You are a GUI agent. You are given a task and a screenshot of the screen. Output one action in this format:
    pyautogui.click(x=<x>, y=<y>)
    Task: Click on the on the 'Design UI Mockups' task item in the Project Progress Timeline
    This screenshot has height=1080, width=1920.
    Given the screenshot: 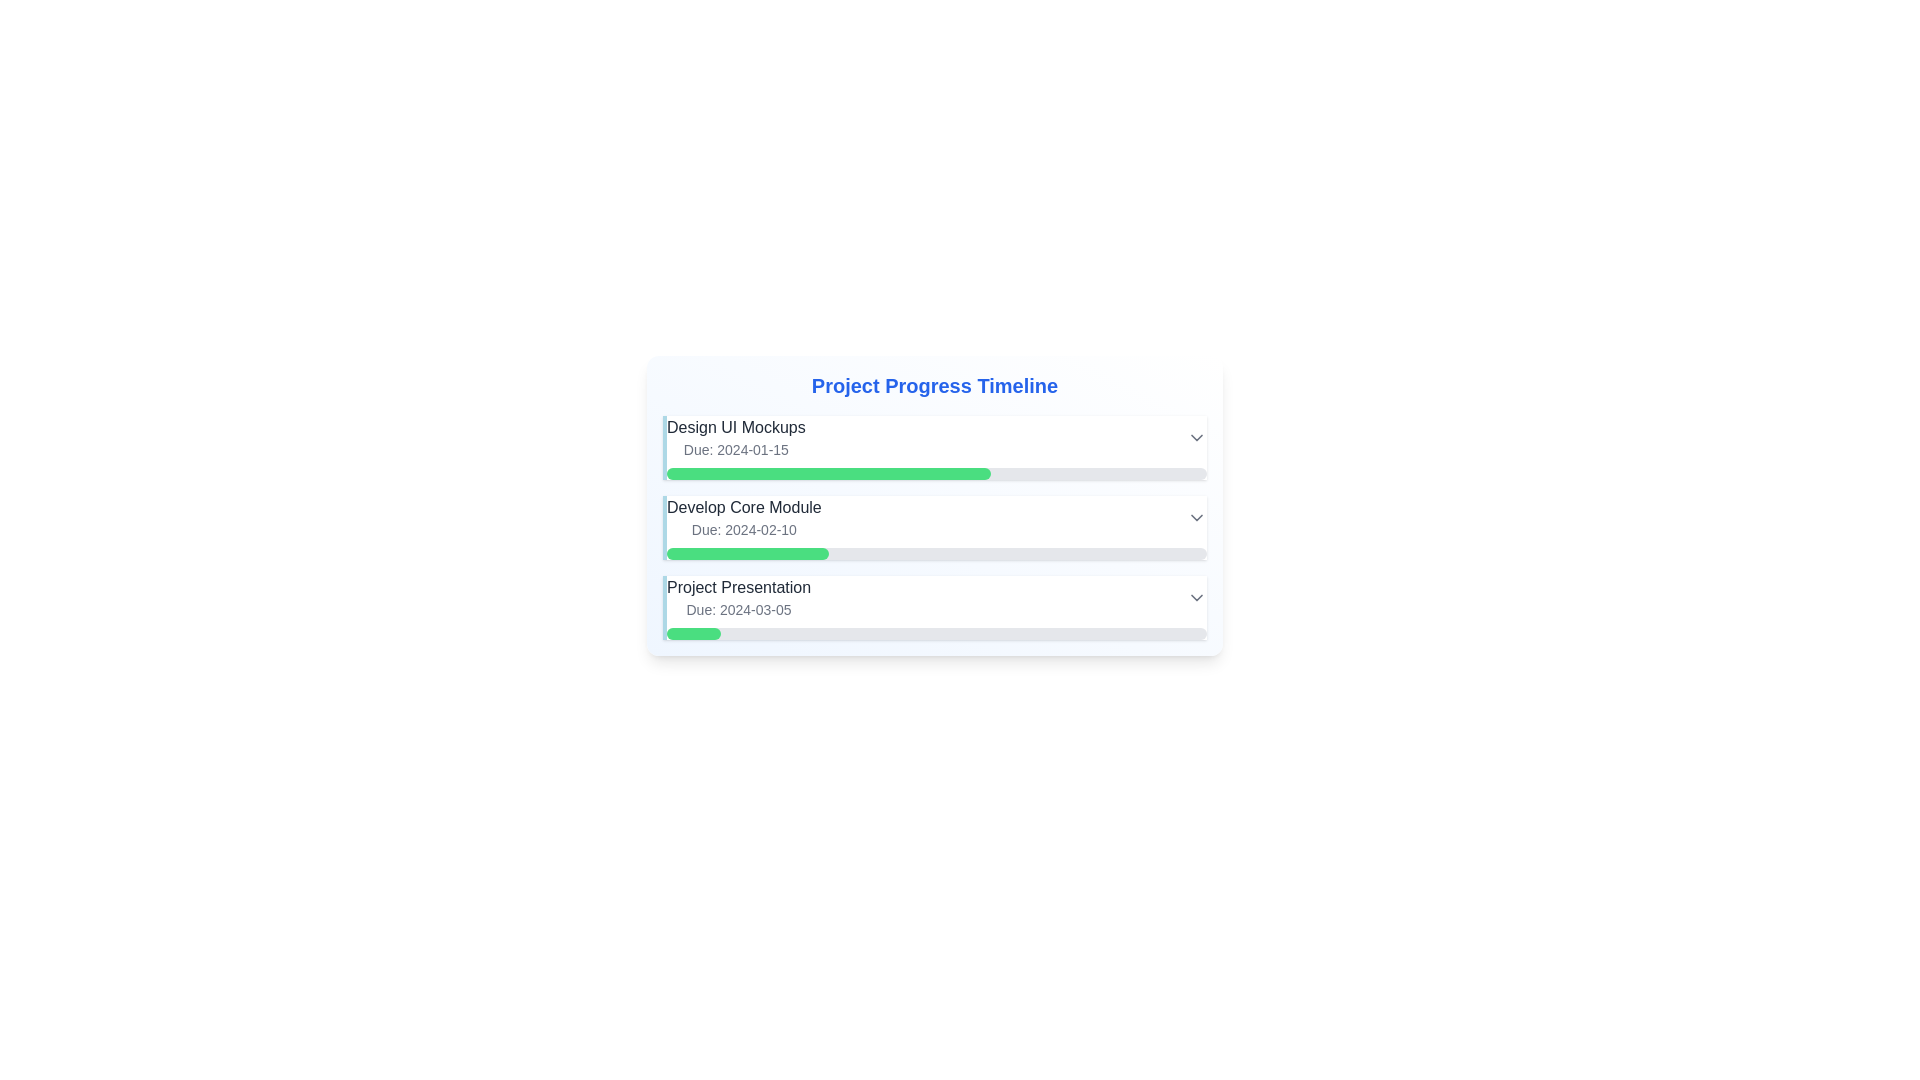 What is the action you would take?
    pyautogui.click(x=934, y=446)
    